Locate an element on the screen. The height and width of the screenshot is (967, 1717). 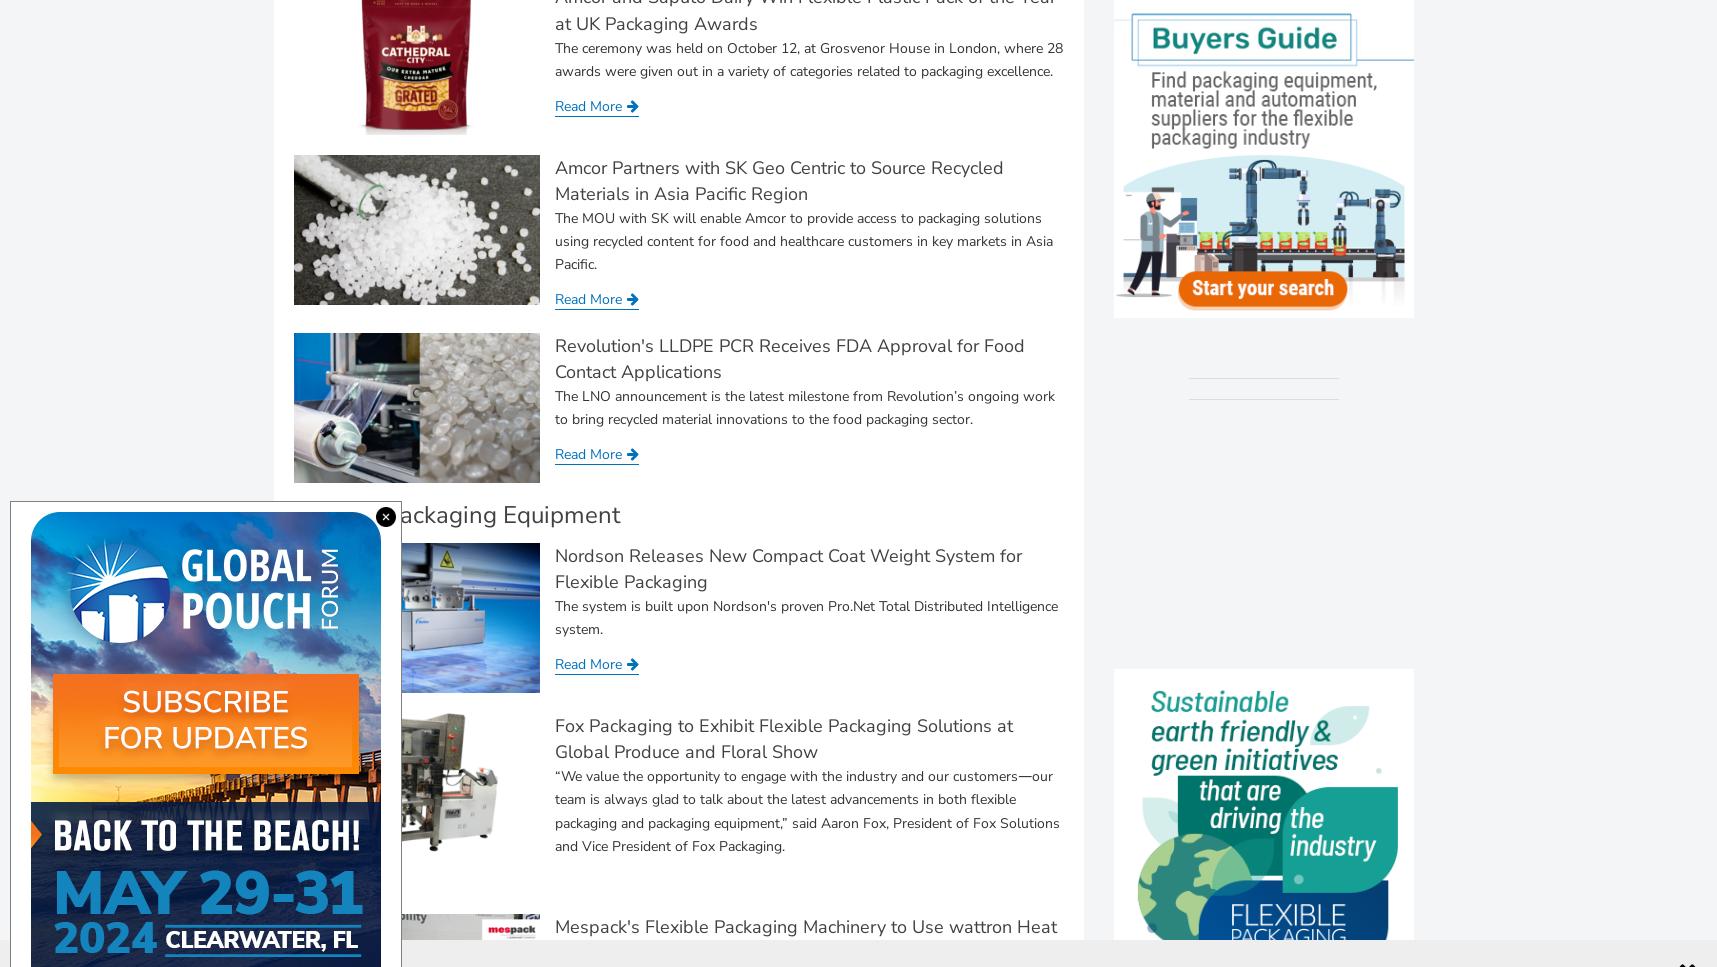
'Revolution's LLDPE PCR Receives FDA Approval for Food Contact Applications' is located at coordinates (554, 356).